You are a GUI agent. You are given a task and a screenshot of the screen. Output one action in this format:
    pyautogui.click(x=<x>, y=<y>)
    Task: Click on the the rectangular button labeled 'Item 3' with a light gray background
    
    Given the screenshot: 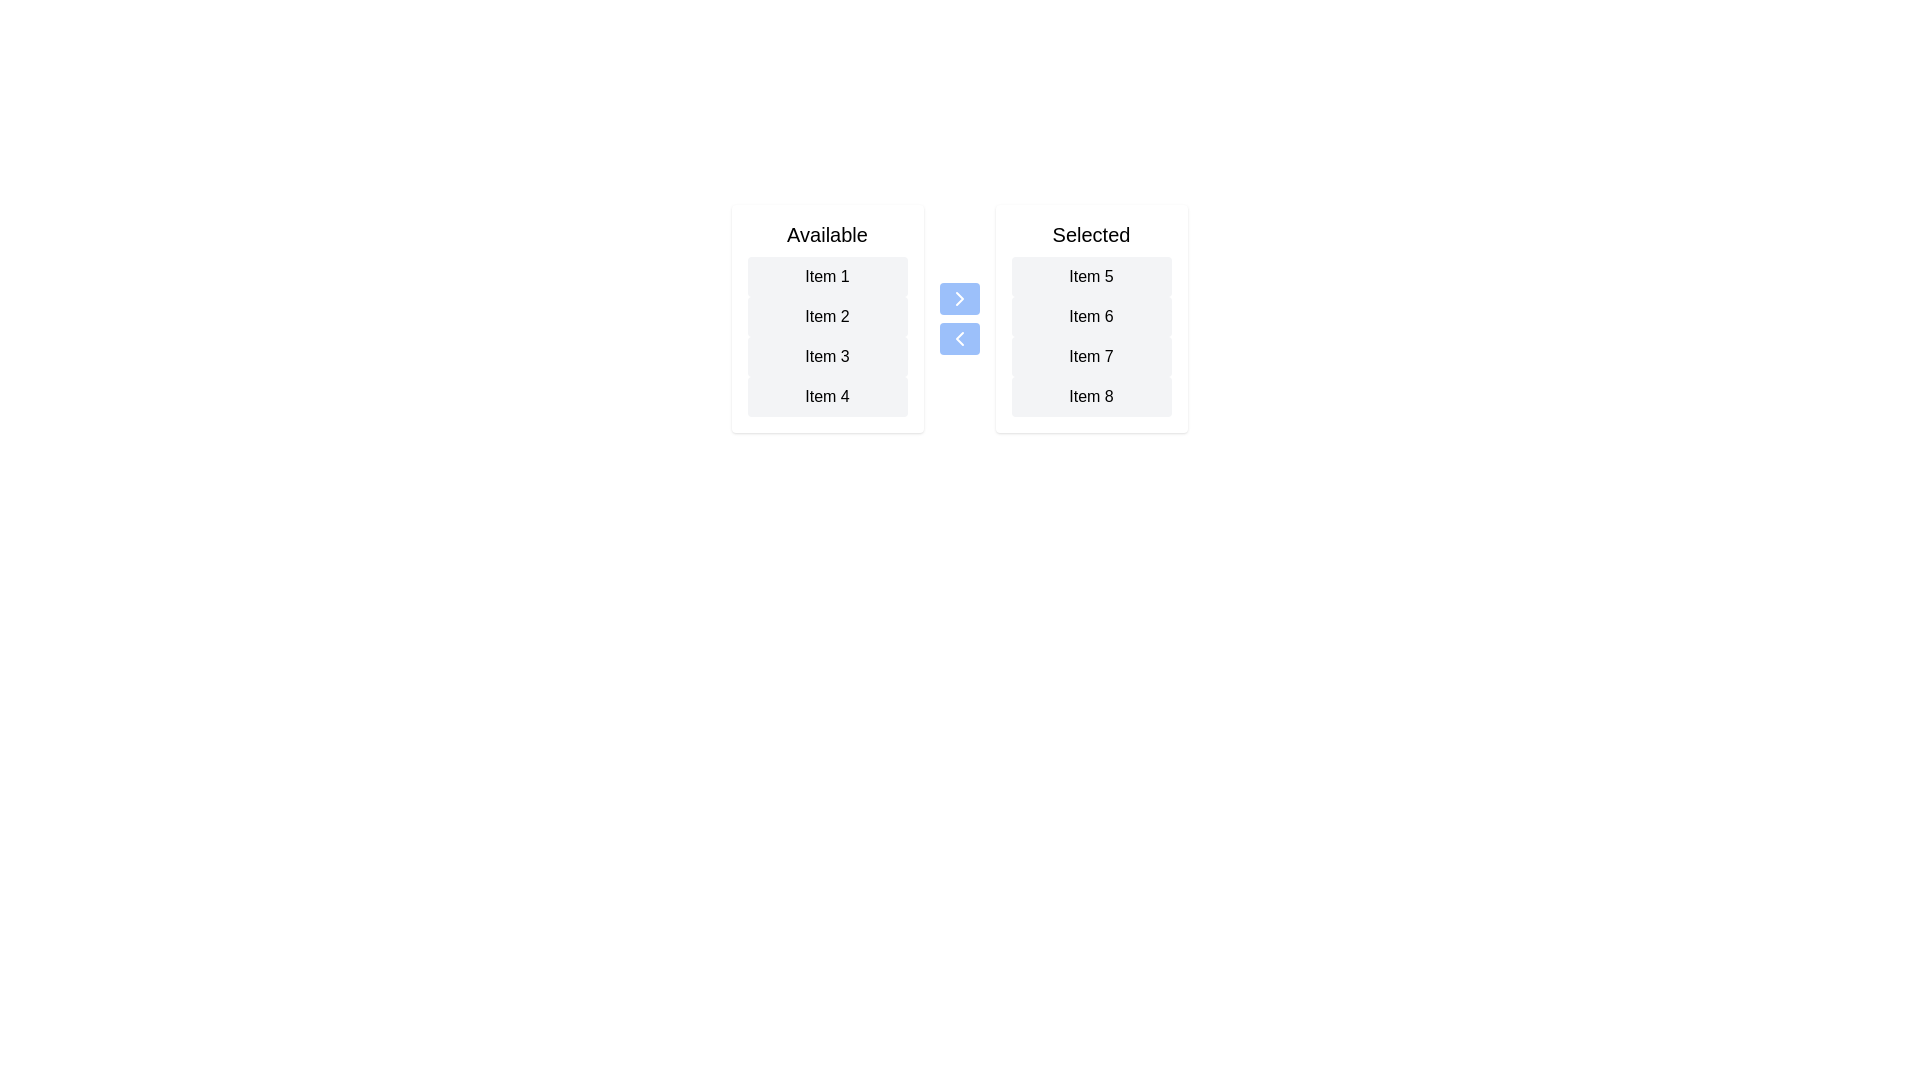 What is the action you would take?
    pyautogui.click(x=827, y=356)
    